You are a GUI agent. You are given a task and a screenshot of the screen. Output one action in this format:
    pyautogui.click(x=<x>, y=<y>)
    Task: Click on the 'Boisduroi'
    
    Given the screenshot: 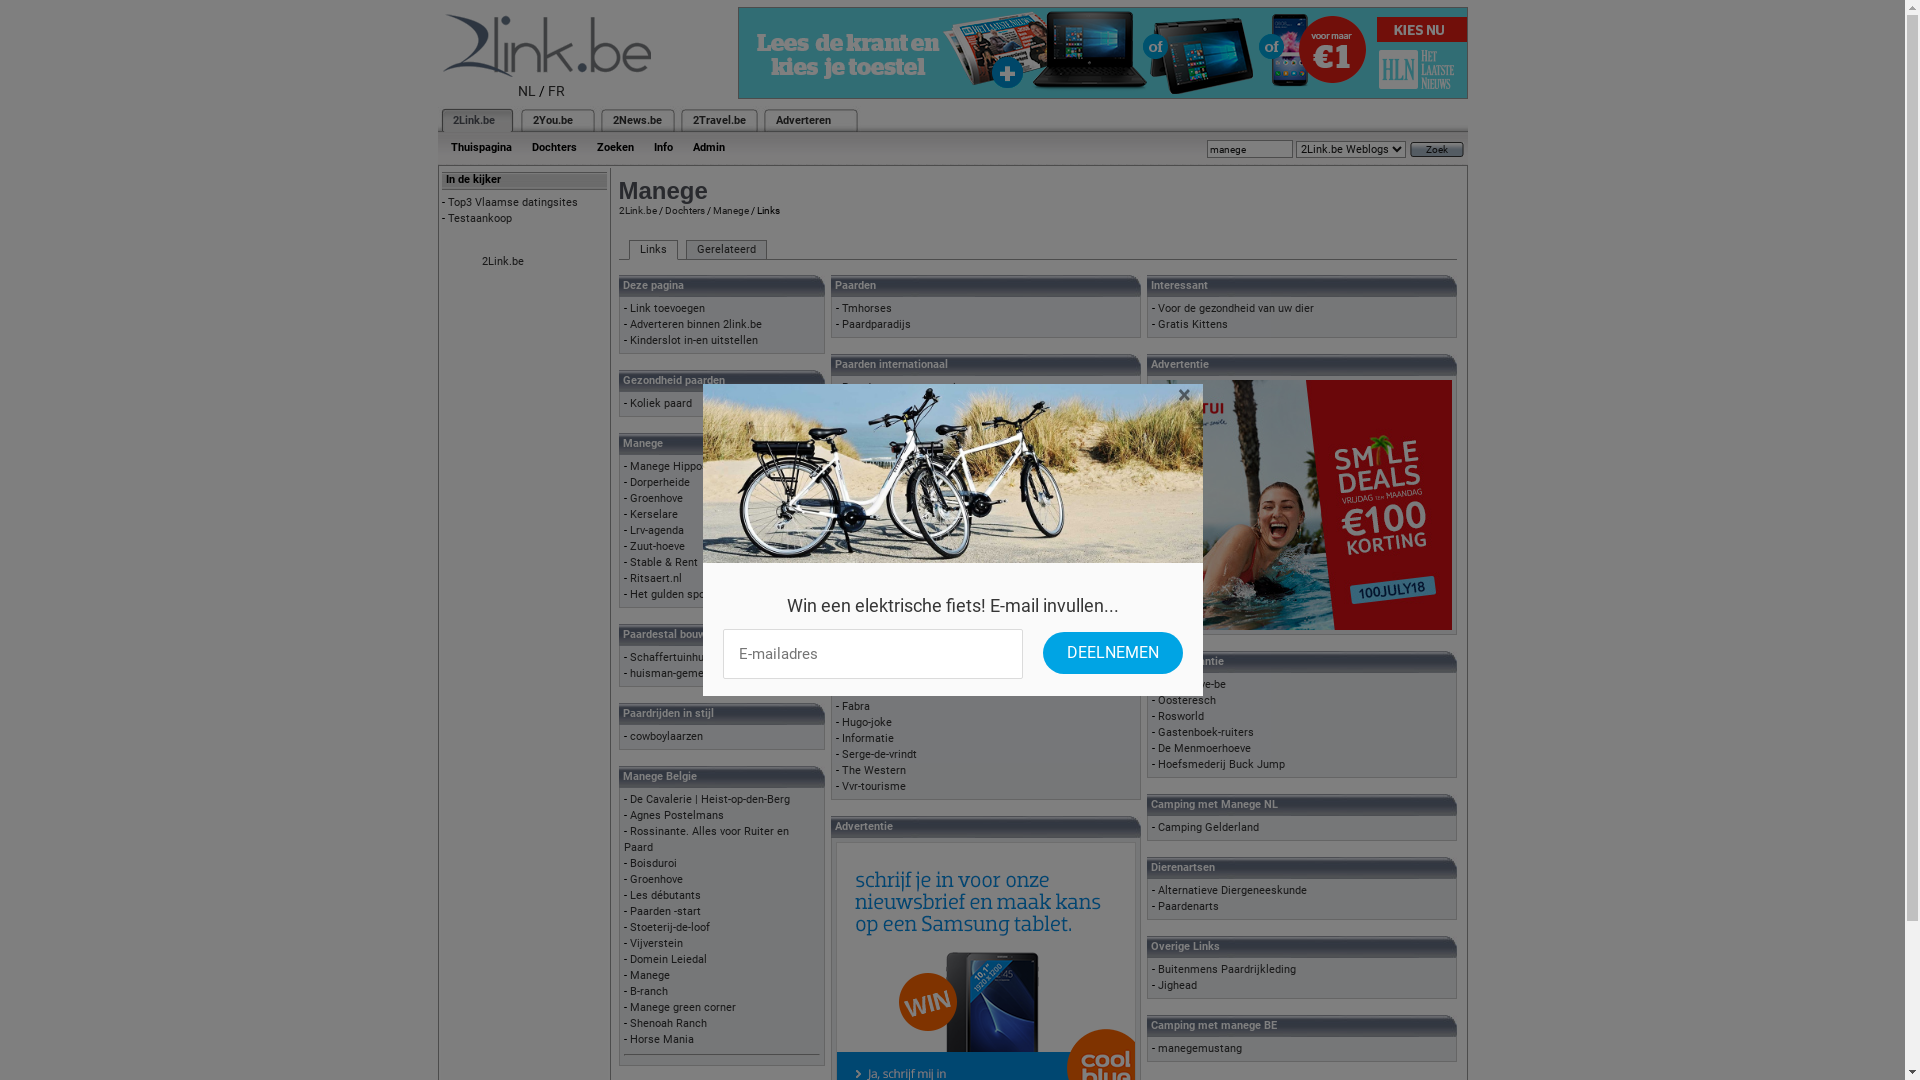 What is the action you would take?
    pyautogui.click(x=653, y=862)
    